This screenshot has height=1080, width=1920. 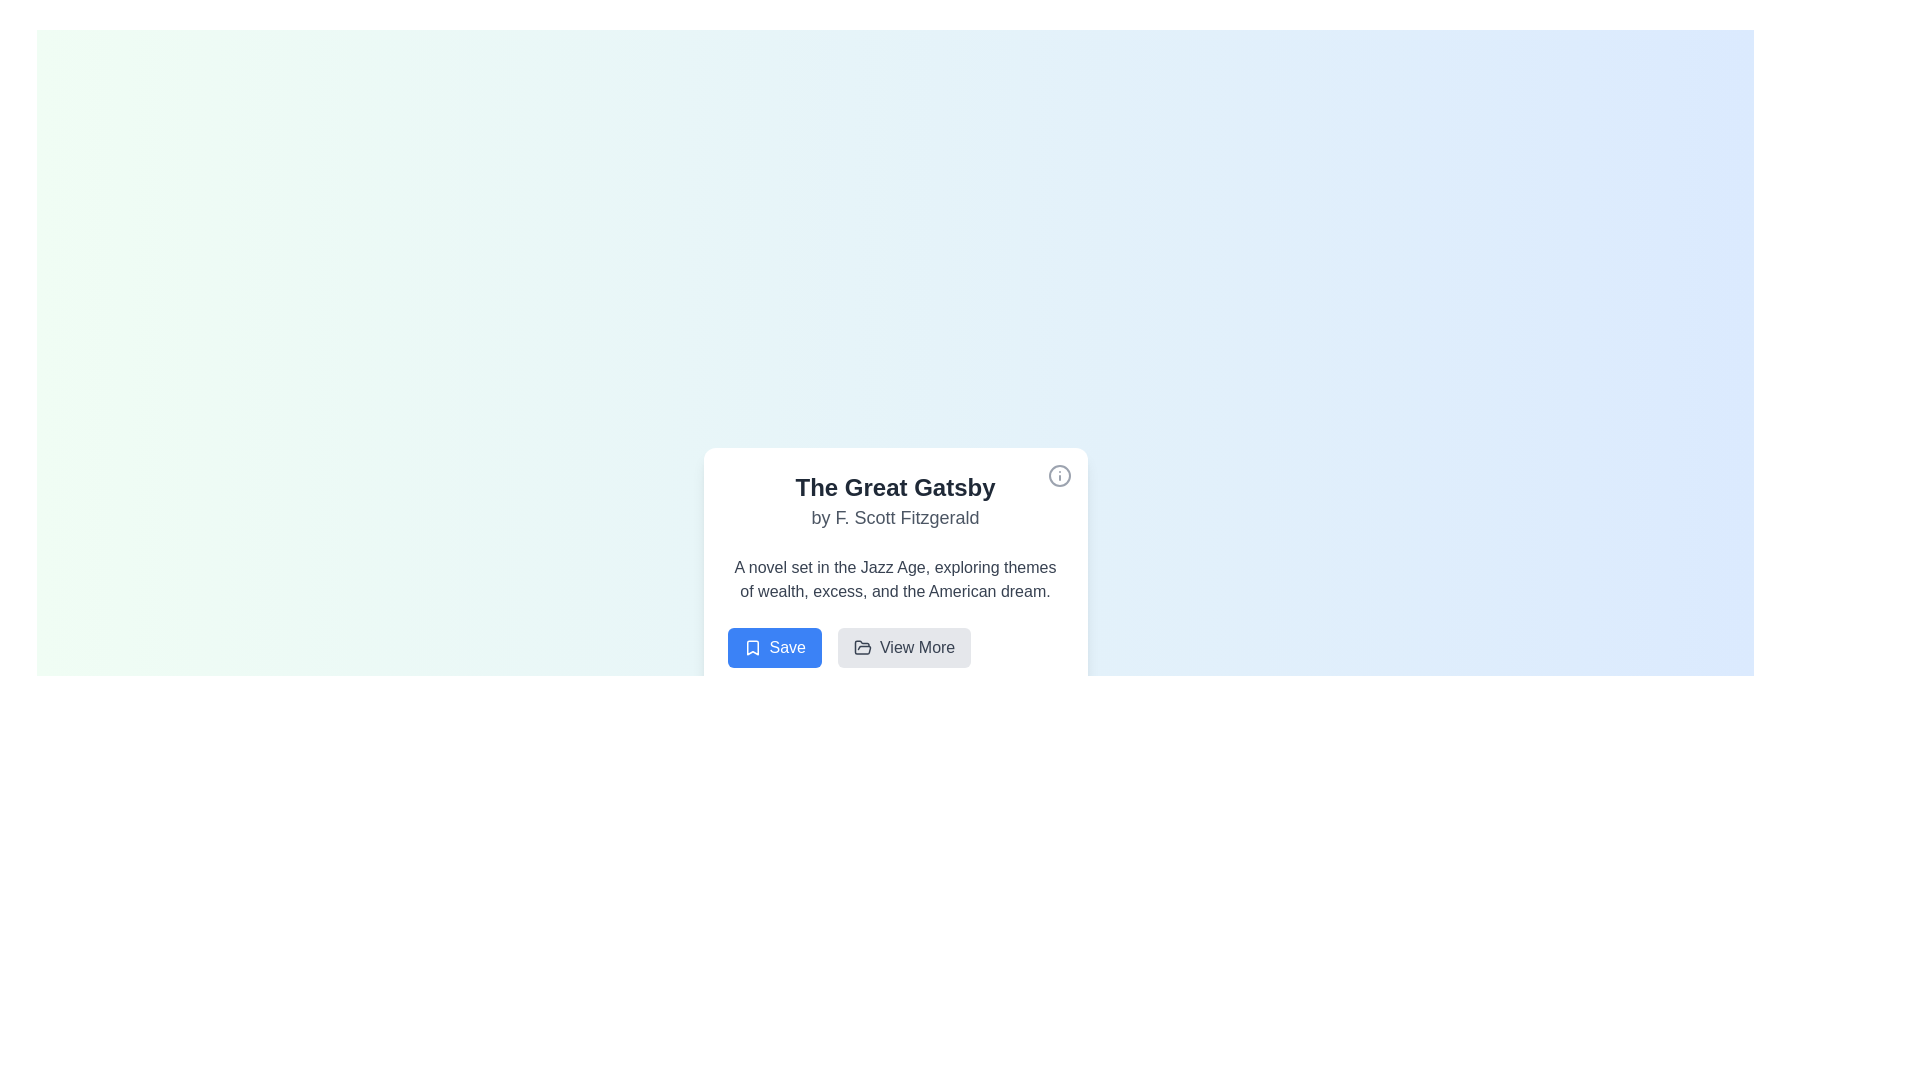 I want to click on text block located in the middle section of the card interface for 'The Great Gatsby', situated directly beneath the title and author information, and above the action buttons labeled 'Save' and 'View More.', so click(x=894, y=579).